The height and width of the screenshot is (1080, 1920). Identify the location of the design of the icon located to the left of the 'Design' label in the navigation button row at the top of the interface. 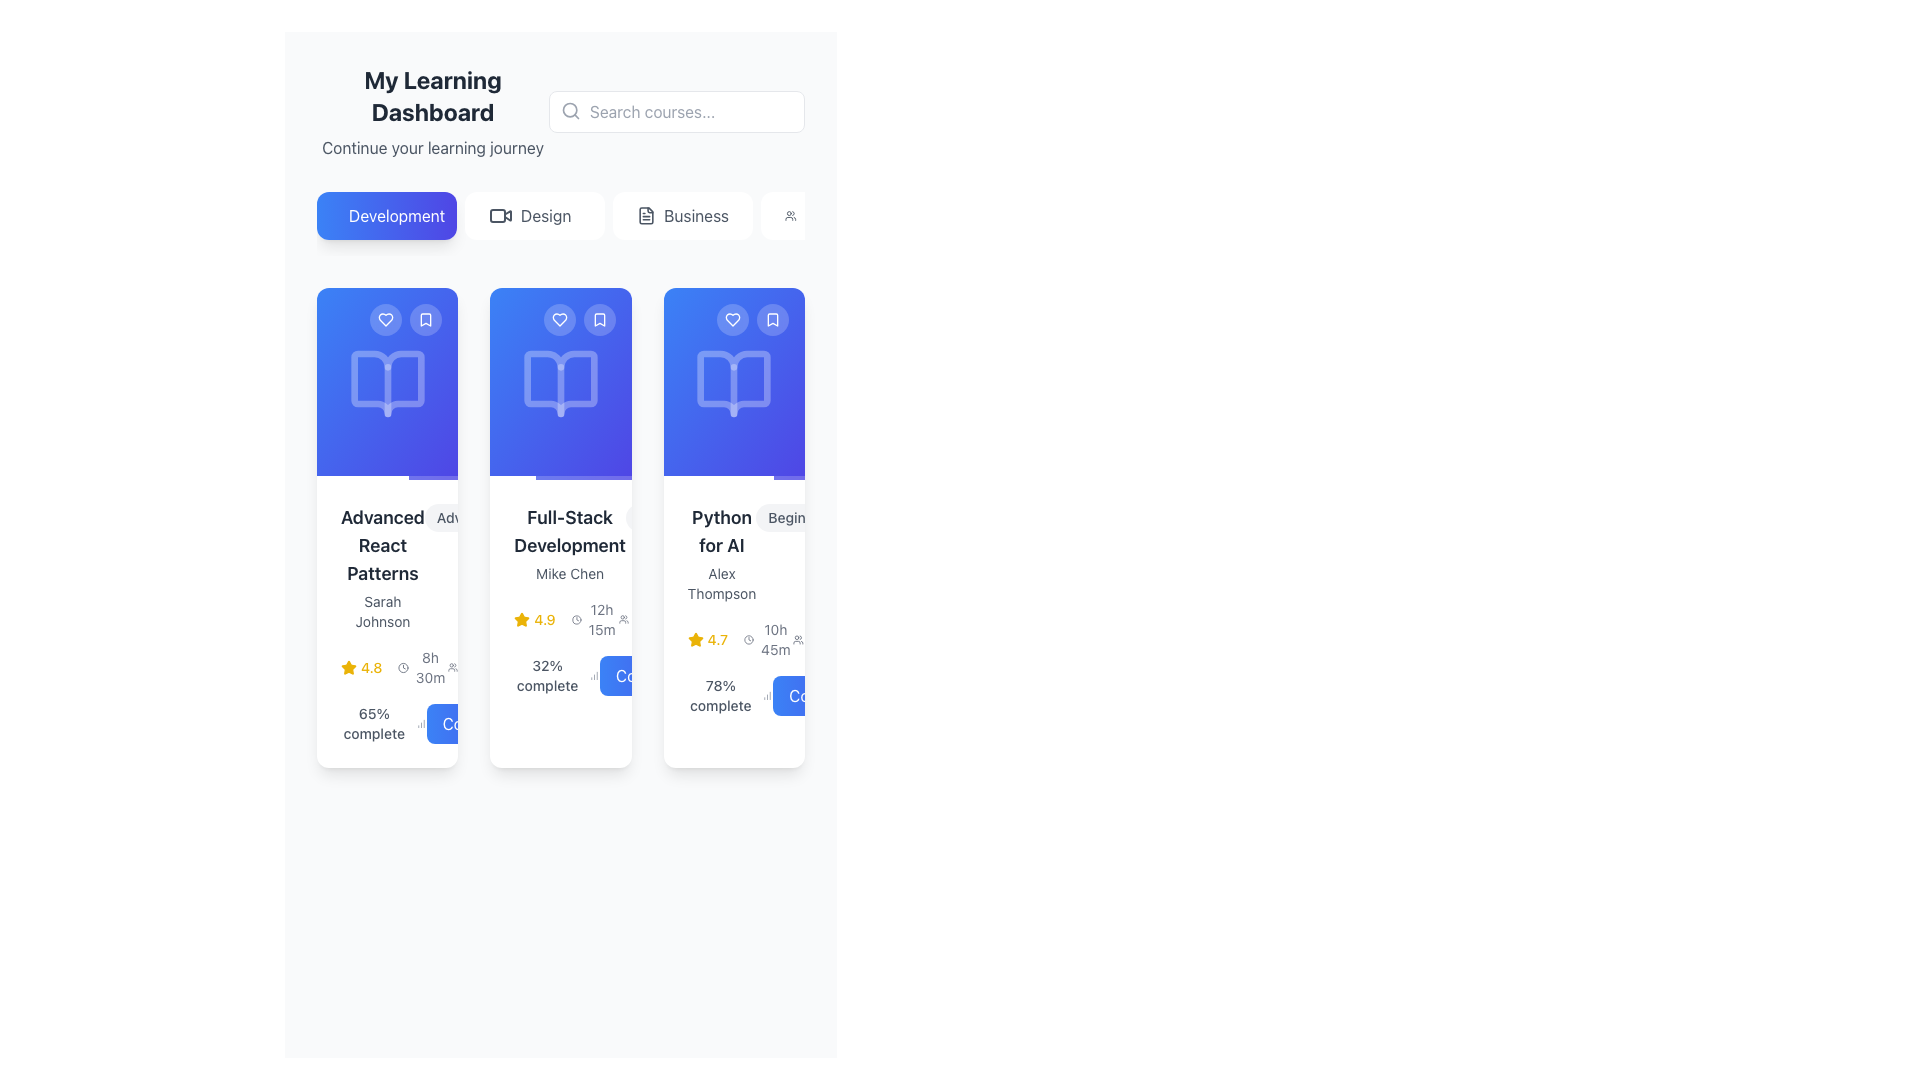
(500, 216).